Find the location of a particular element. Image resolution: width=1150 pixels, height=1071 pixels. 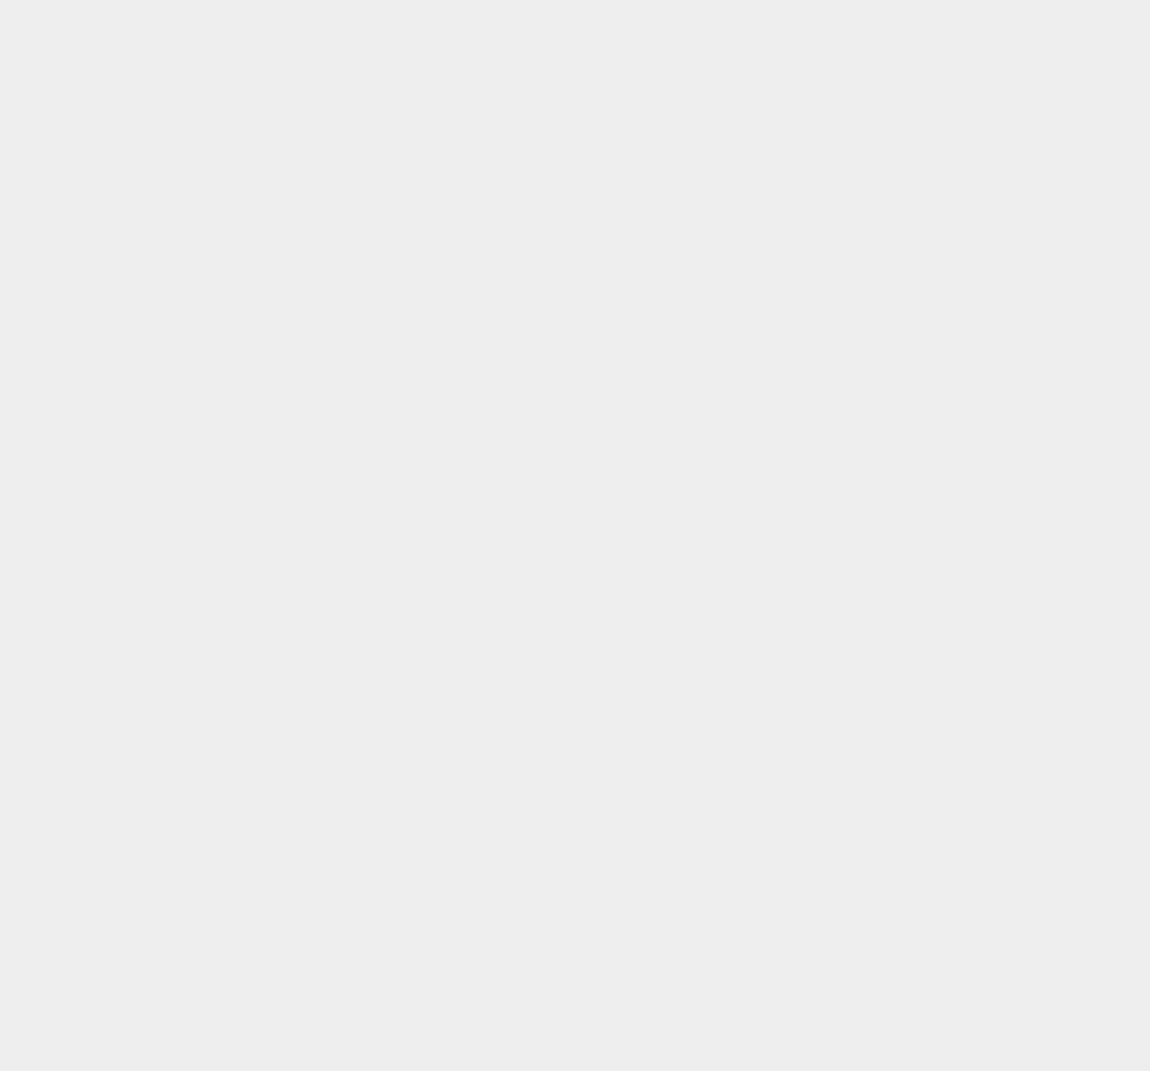

'Mobile' is located at coordinates (832, 807).